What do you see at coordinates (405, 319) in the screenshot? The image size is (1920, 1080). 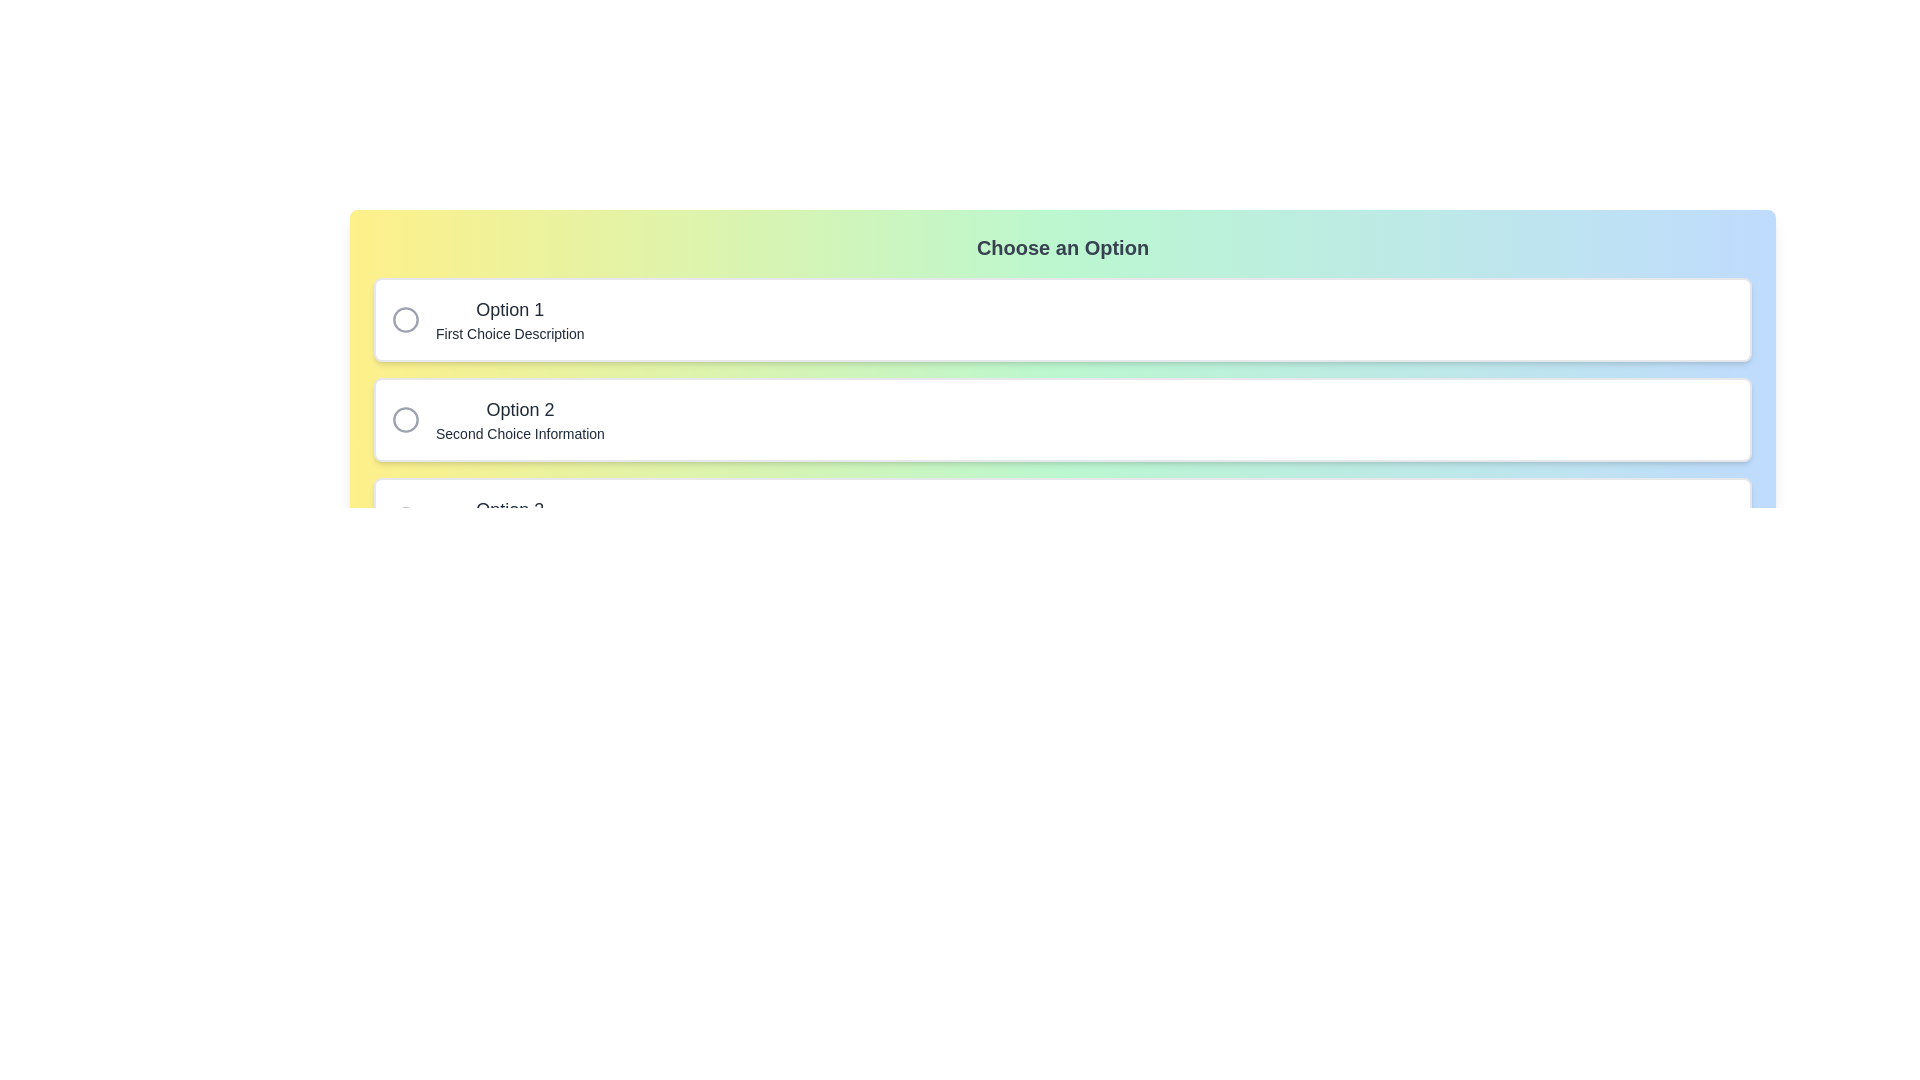 I see `the circular icon with a radius of 10 units, which is part of the first option in a vertical choice list, positioned slightly left of the text 'Option 1'` at bounding box center [405, 319].